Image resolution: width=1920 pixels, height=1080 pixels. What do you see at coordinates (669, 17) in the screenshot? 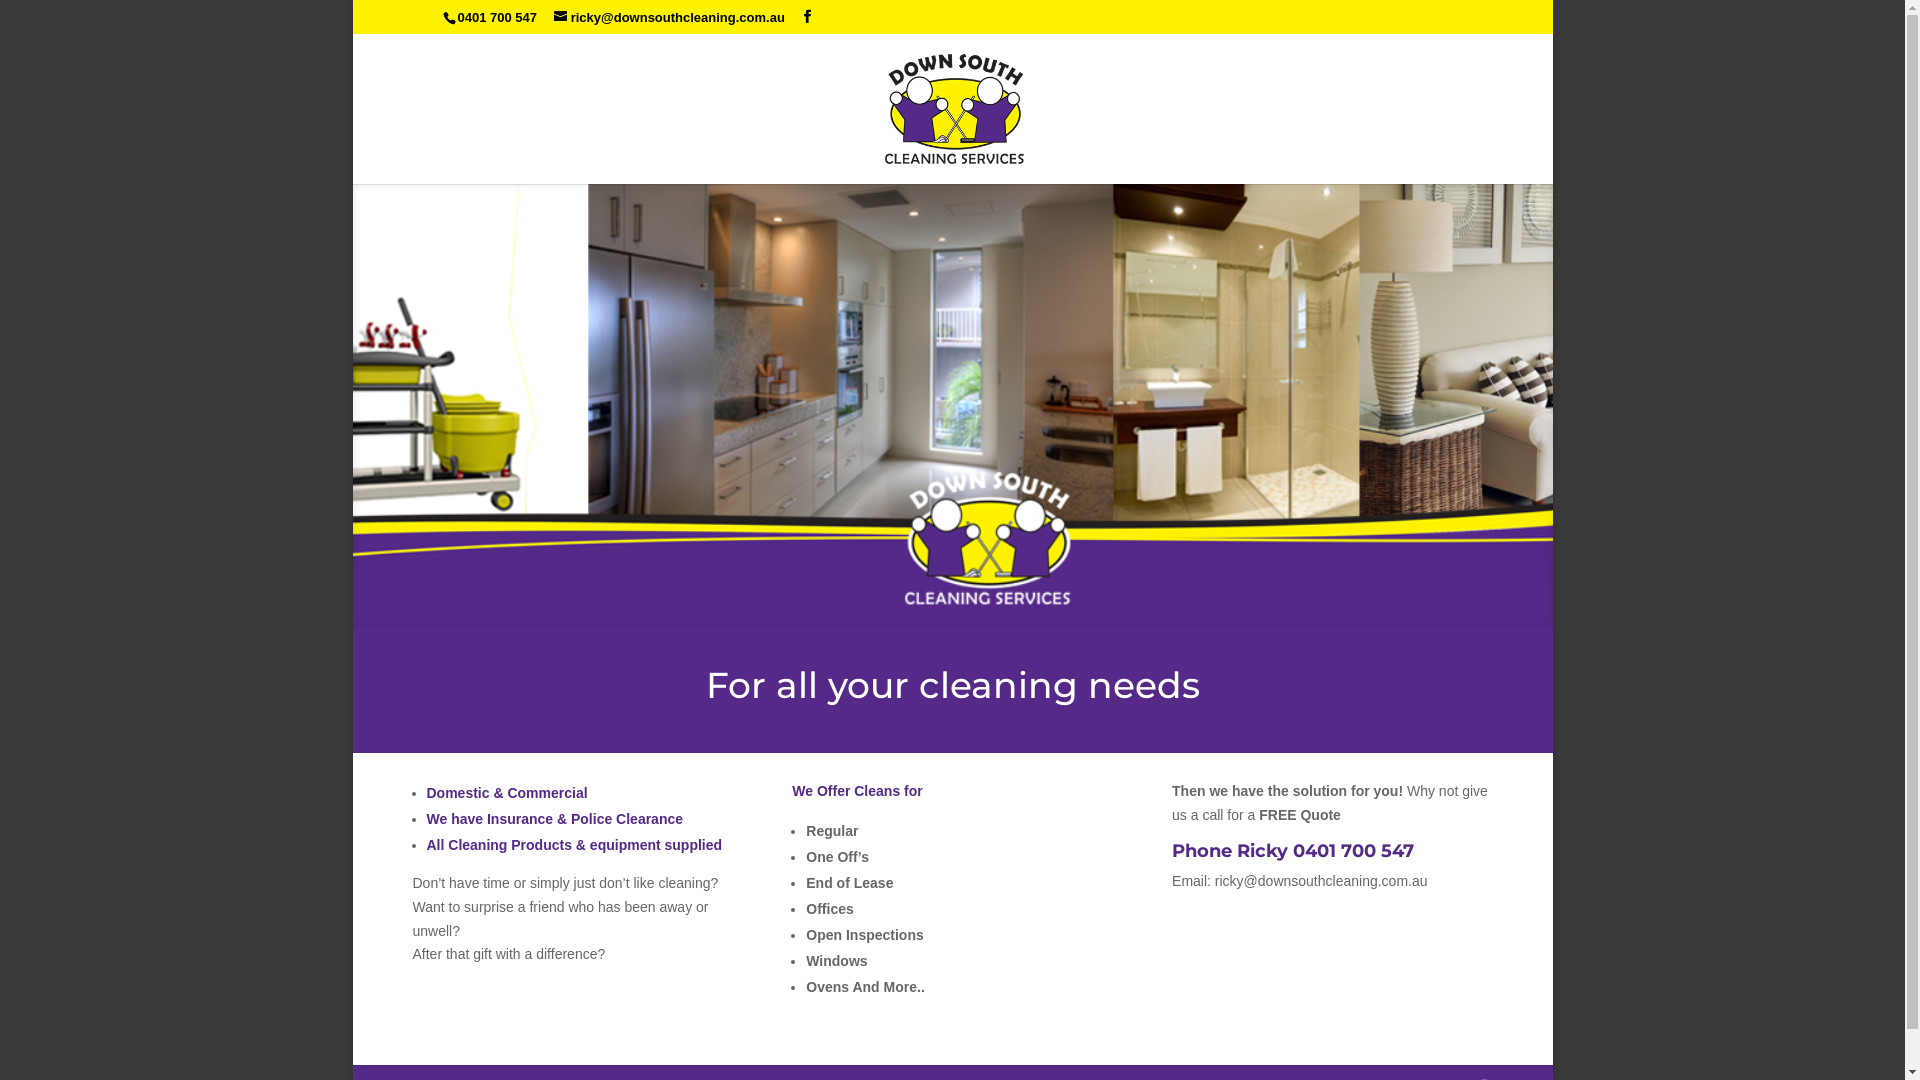
I see `'ricky@downsouthcleaning.com.au'` at bounding box center [669, 17].